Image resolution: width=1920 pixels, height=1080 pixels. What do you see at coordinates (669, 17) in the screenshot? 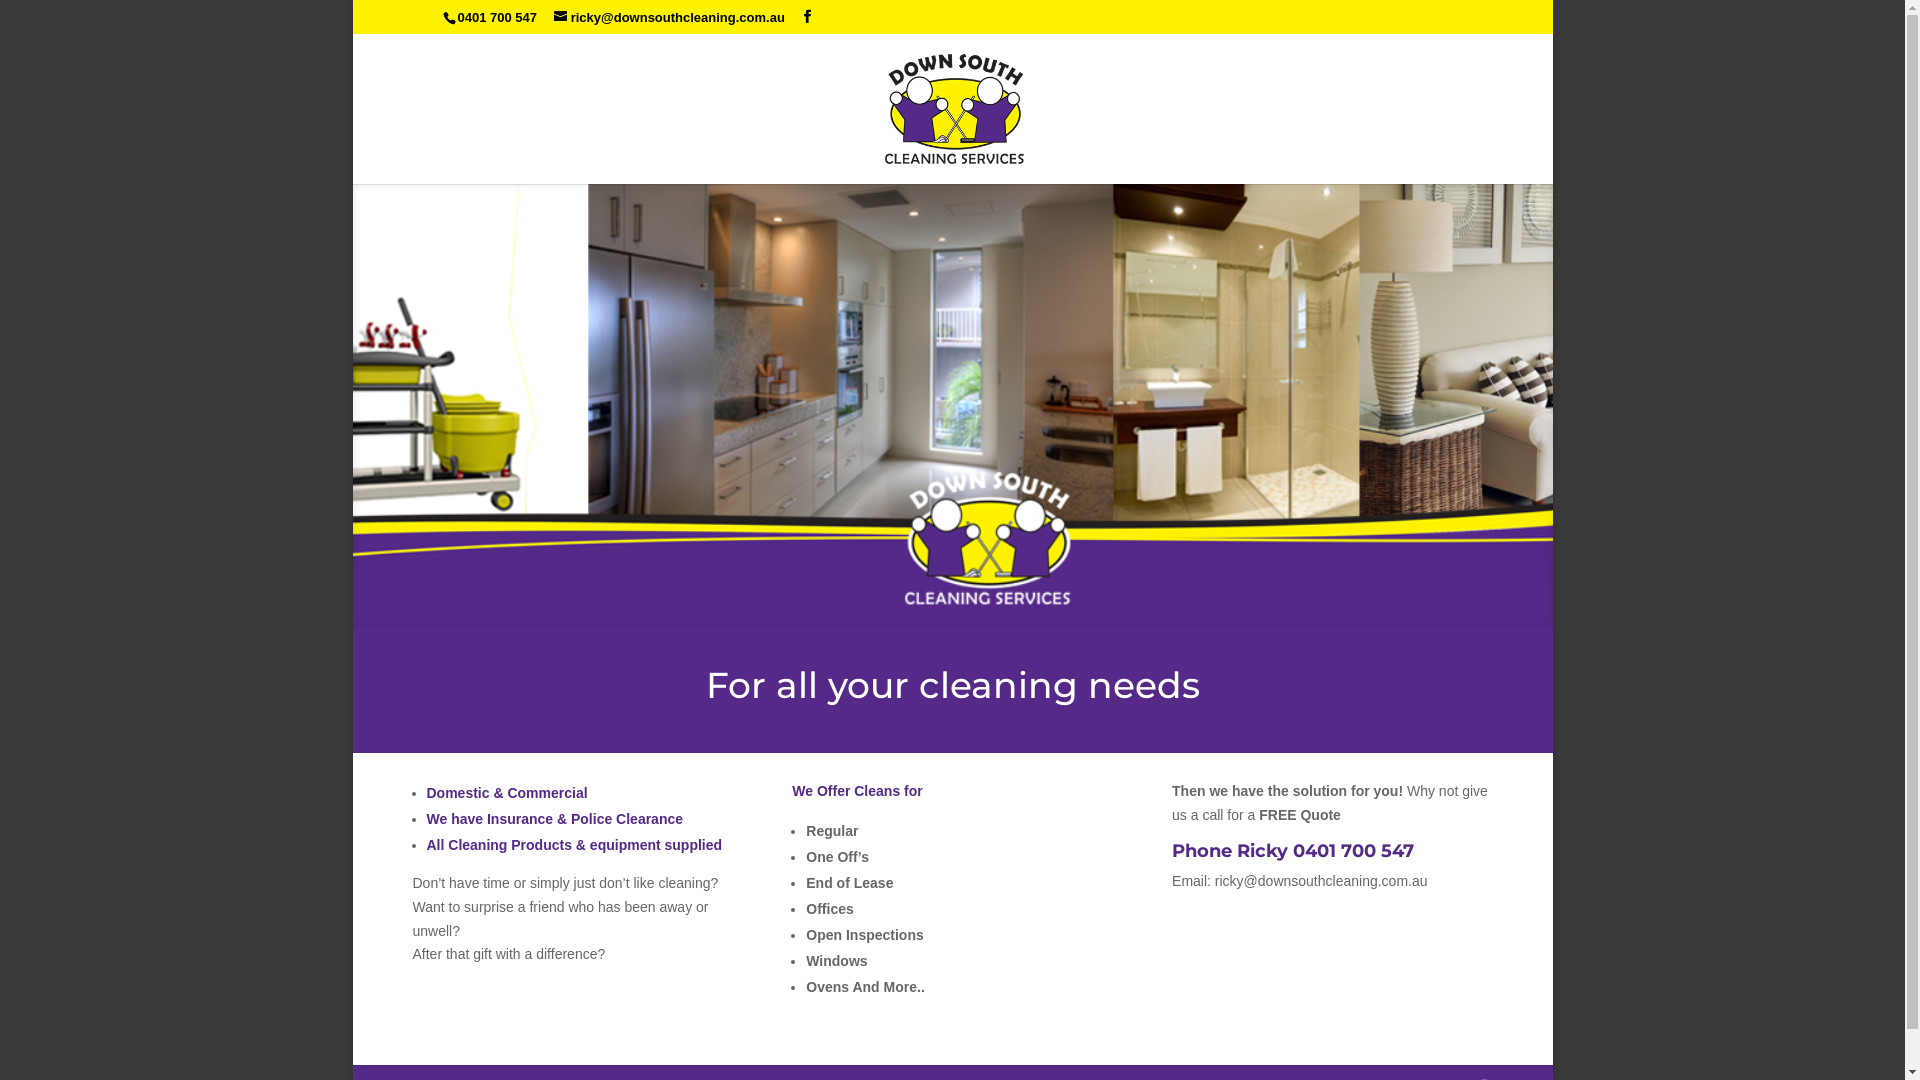
I see `'ricky@downsouthcleaning.com.au'` at bounding box center [669, 17].